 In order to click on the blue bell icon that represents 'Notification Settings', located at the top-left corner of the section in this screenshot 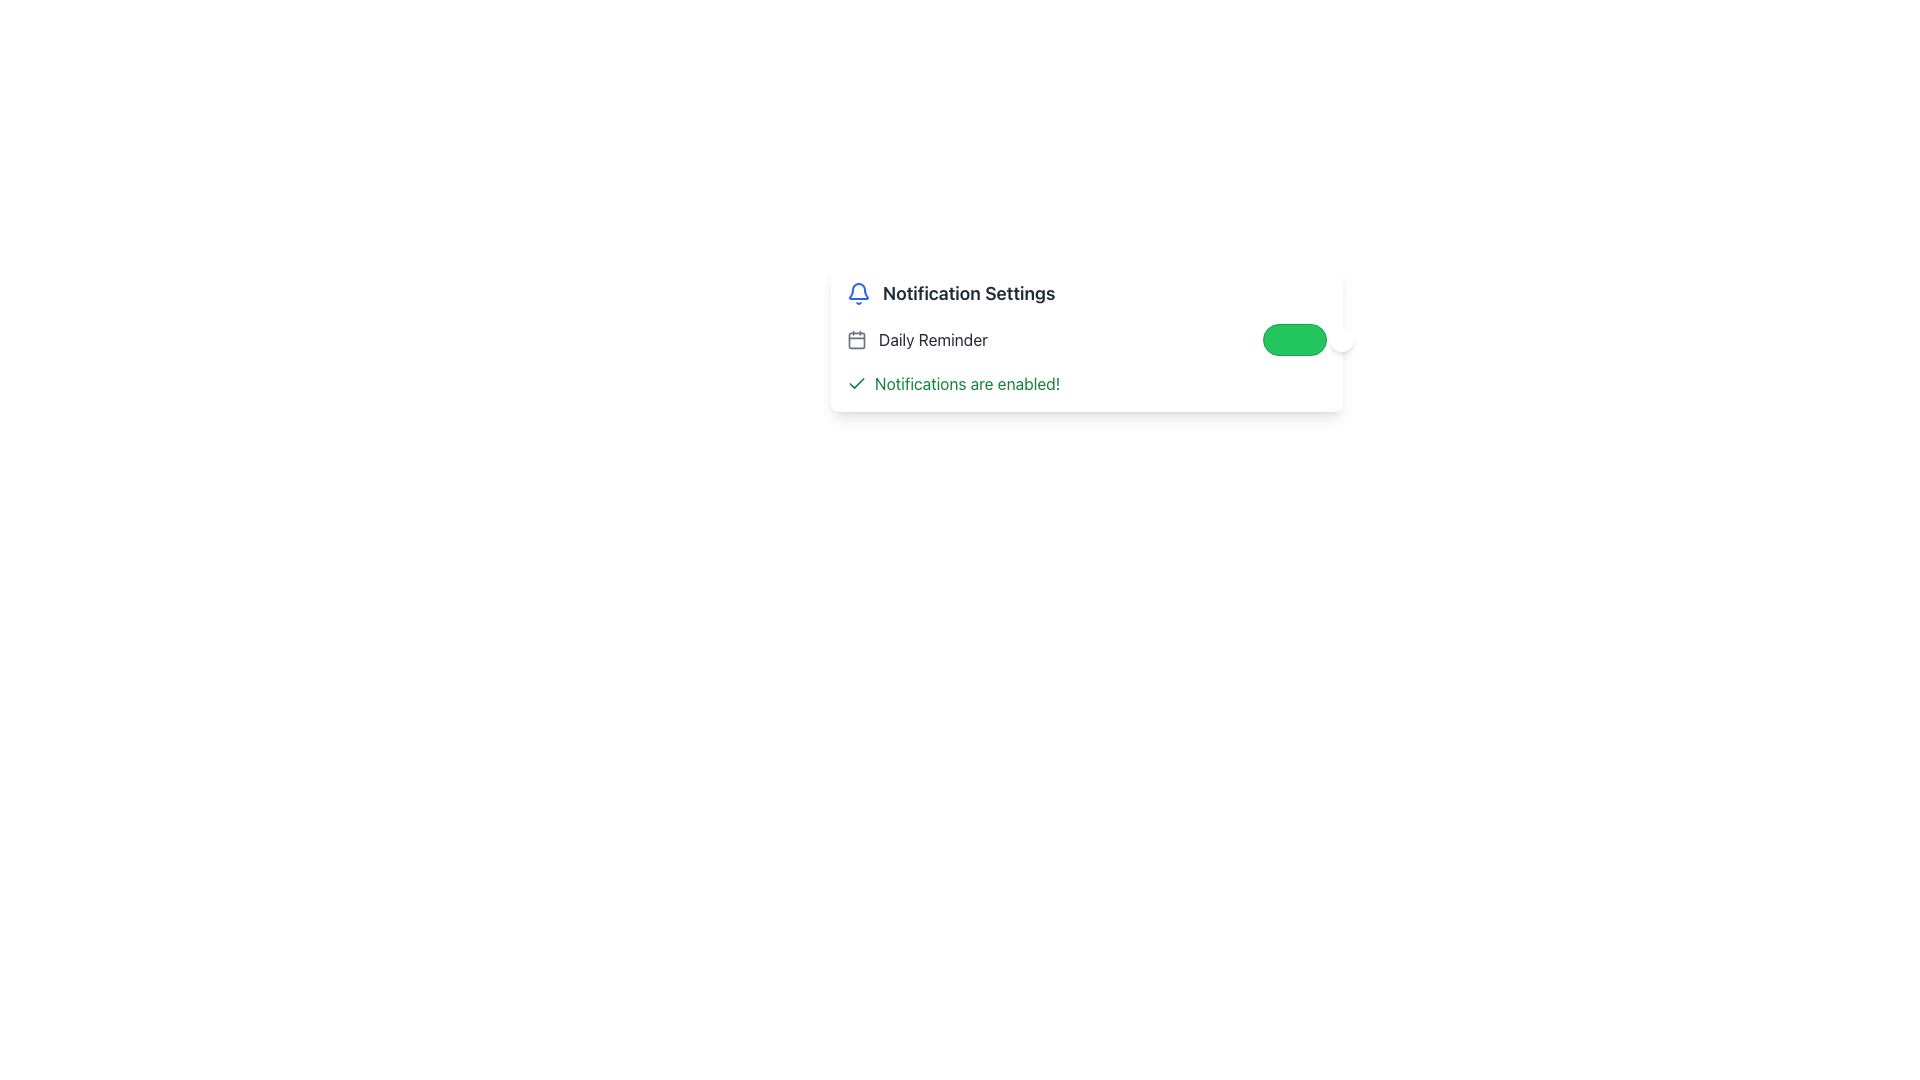, I will do `click(859, 293)`.